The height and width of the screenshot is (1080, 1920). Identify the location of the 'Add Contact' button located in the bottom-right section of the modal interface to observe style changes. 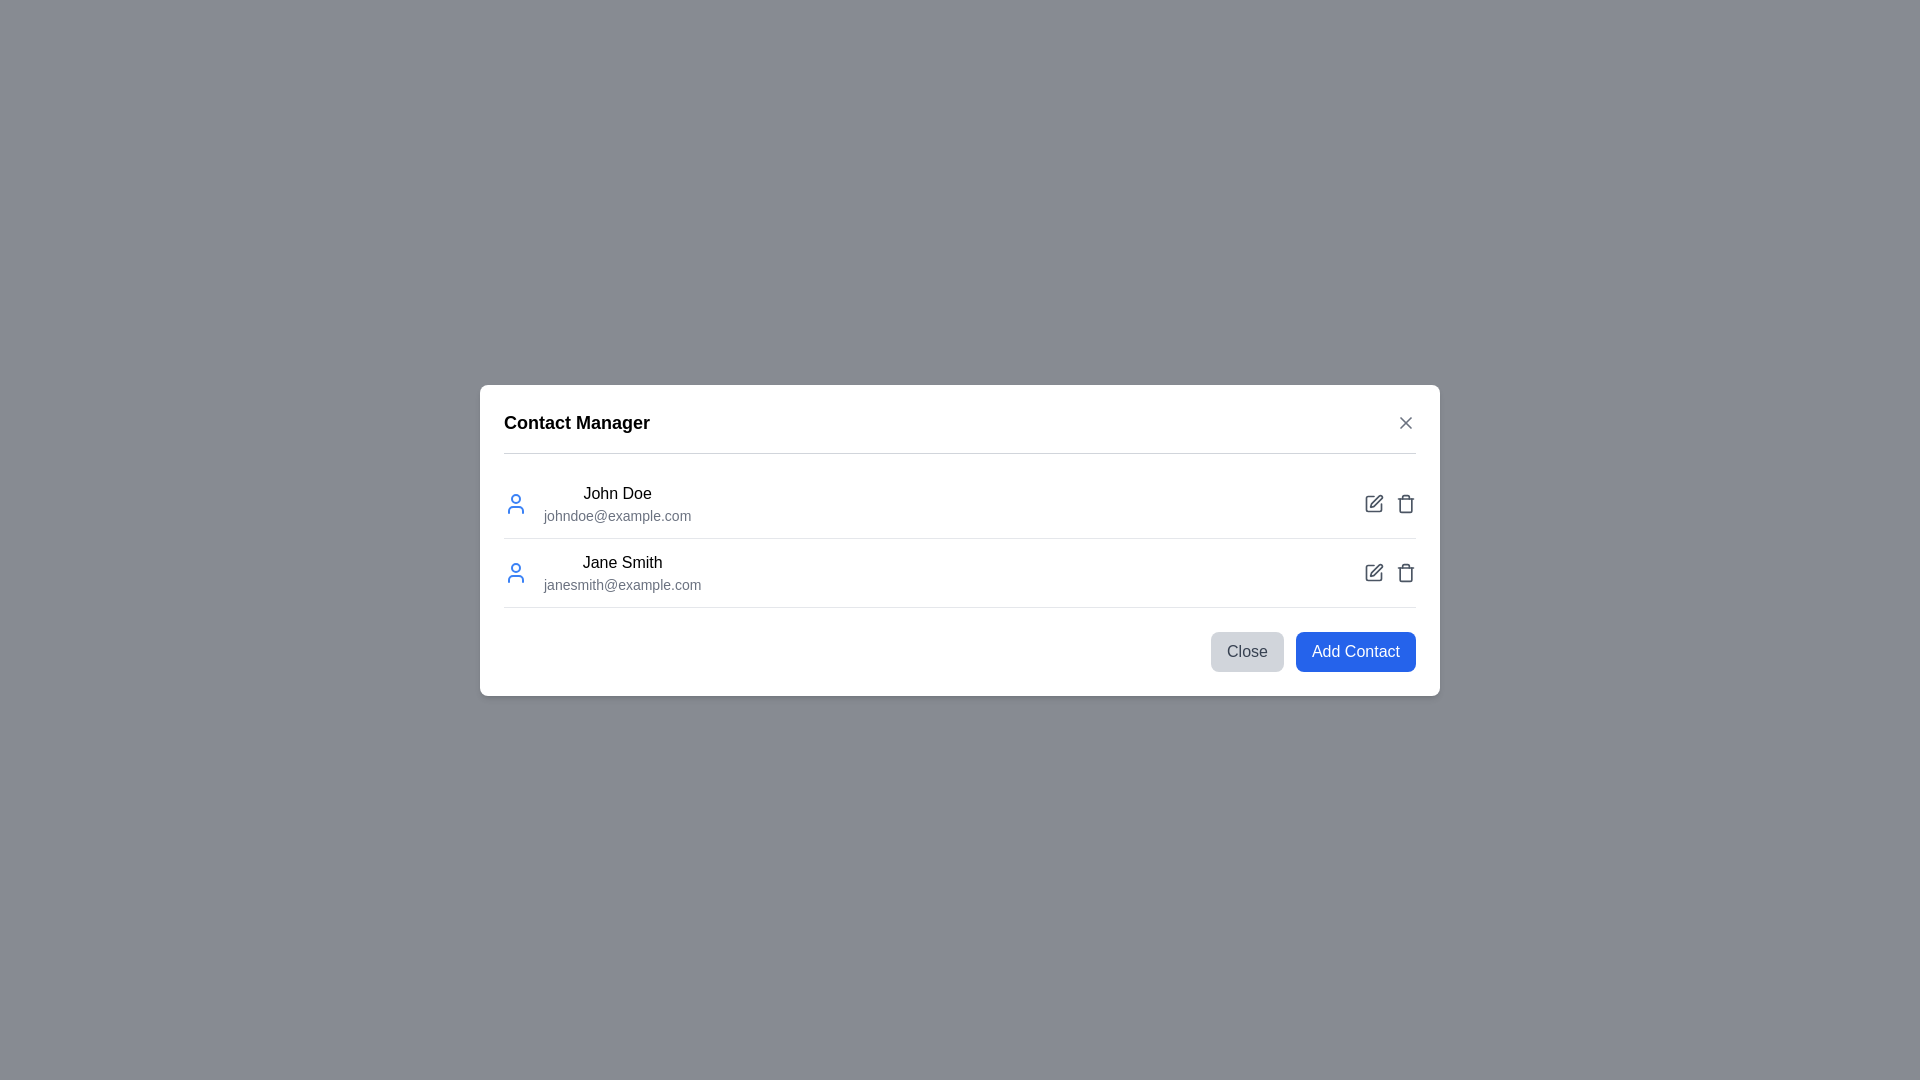
(1355, 651).